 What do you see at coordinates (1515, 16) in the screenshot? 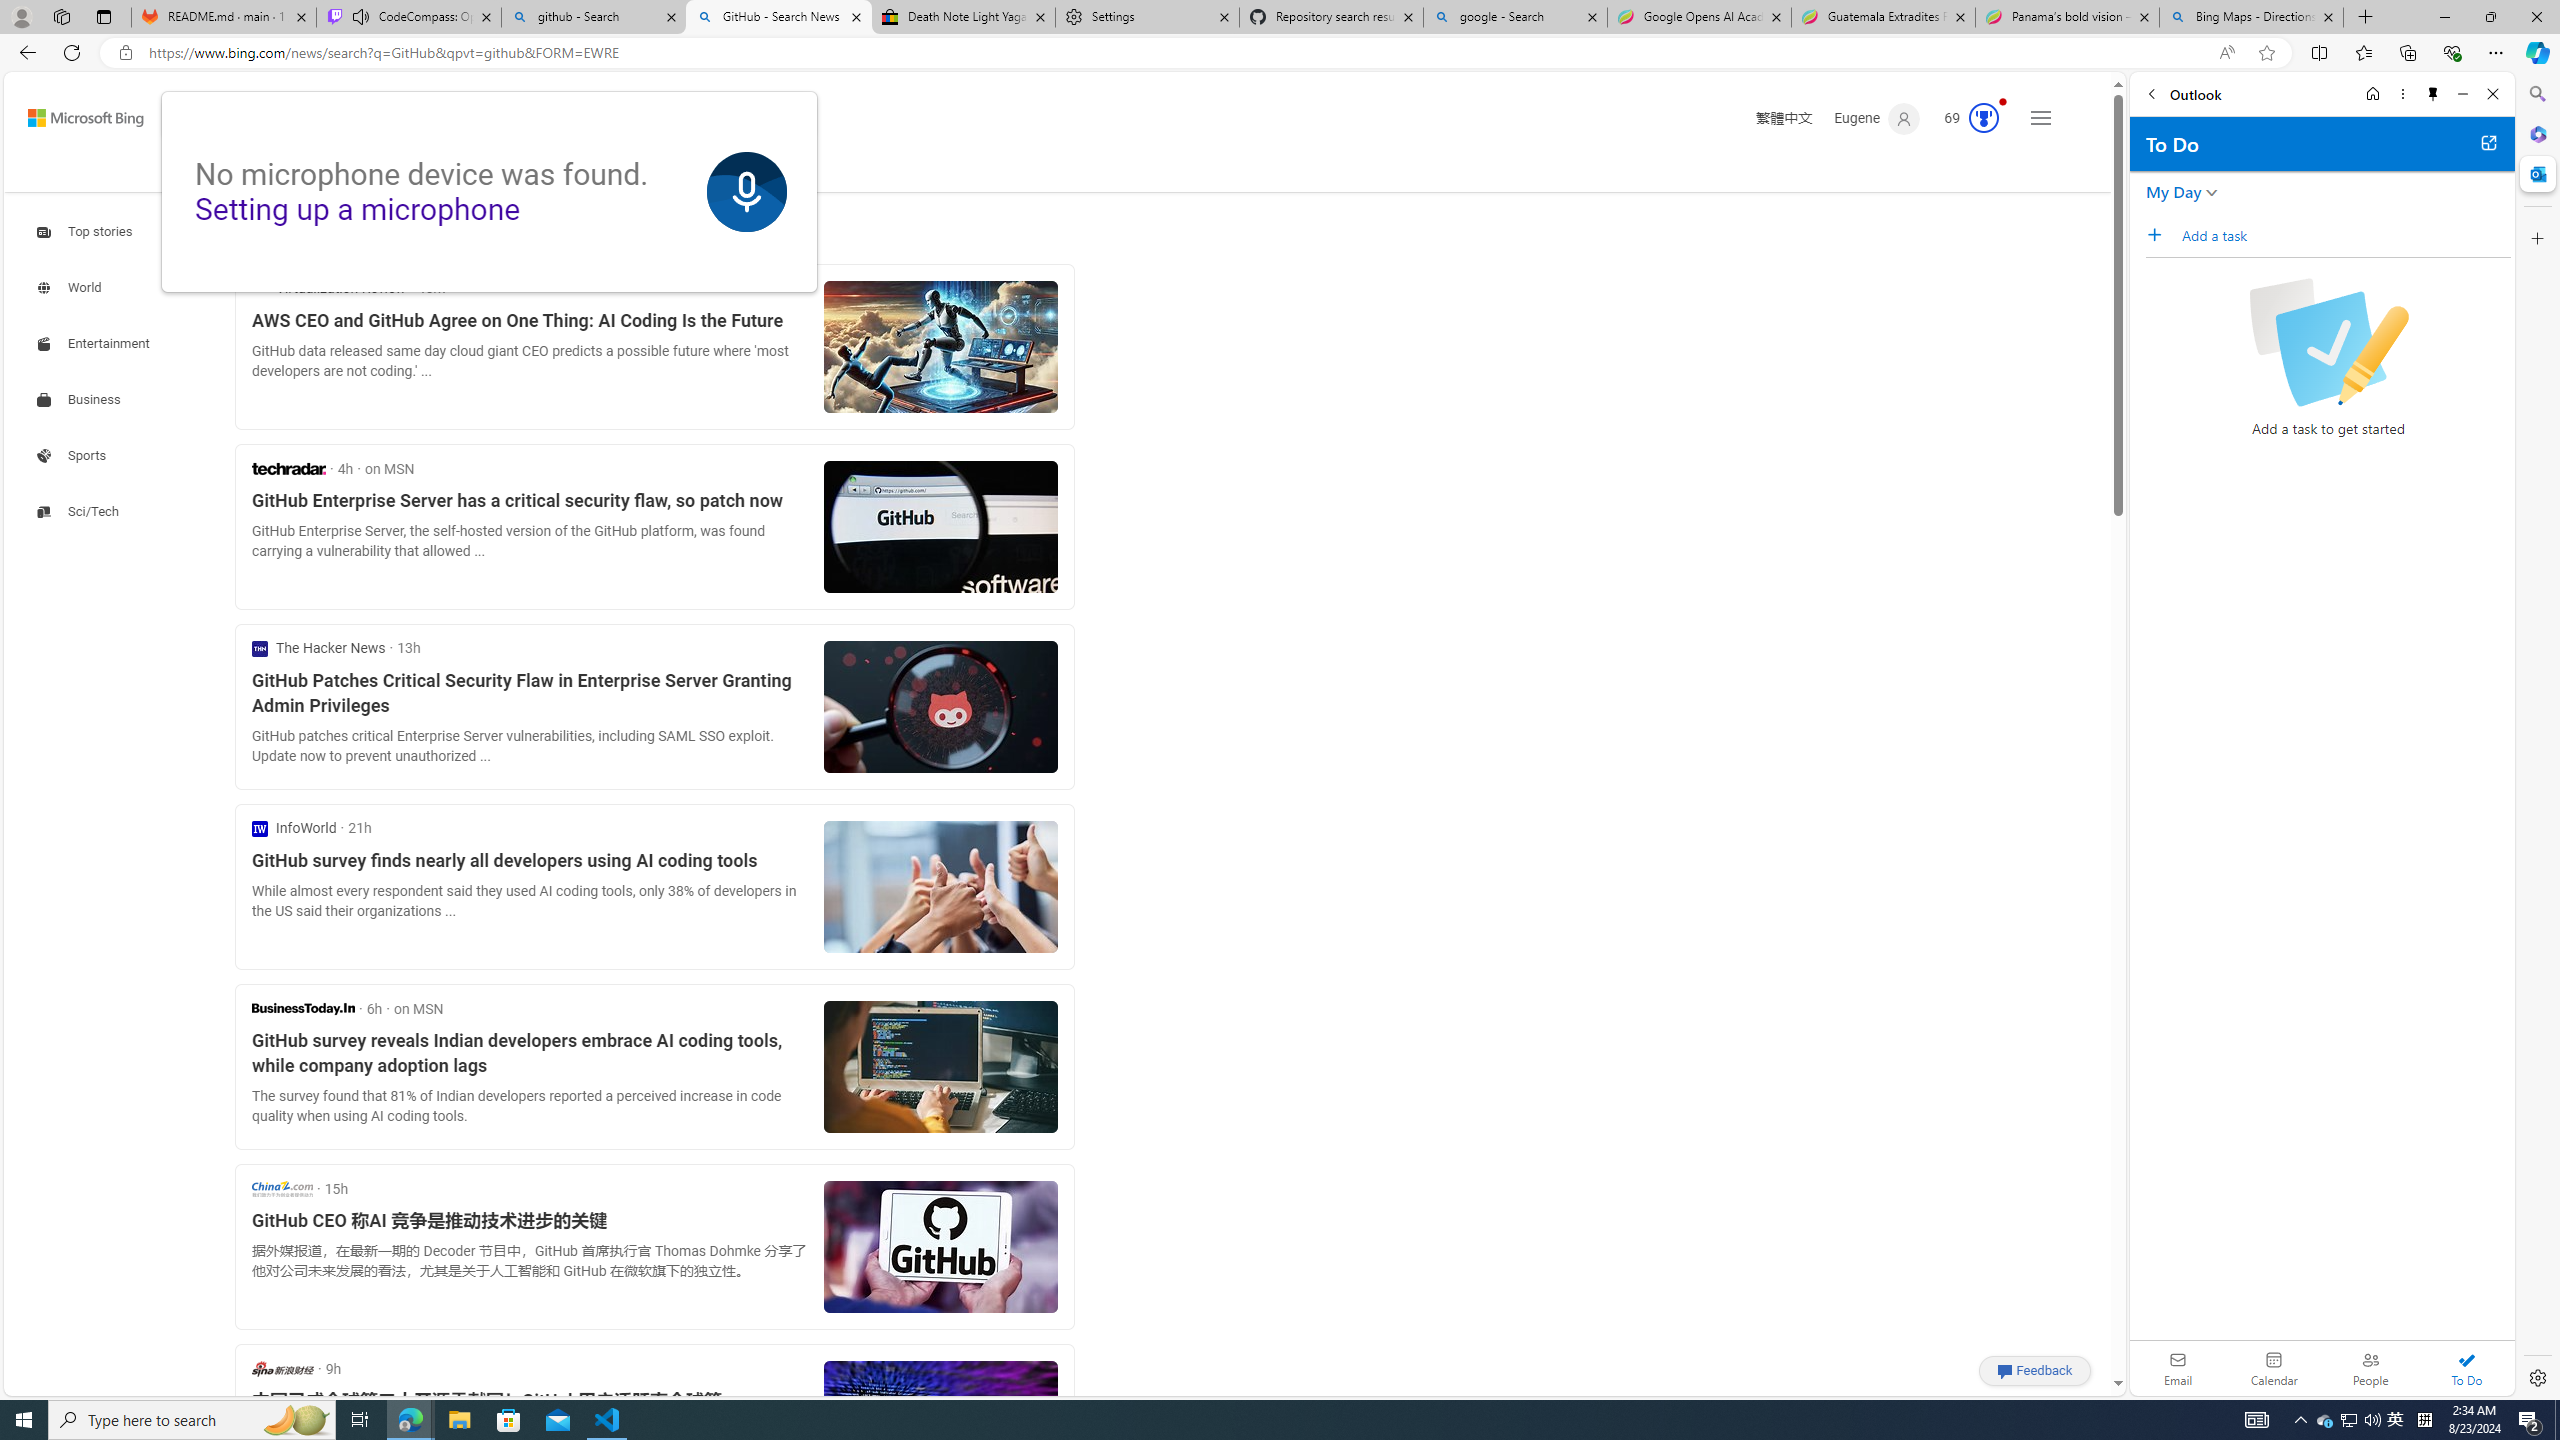
I see `'google - Search'` at bounding box center [1515, 16].